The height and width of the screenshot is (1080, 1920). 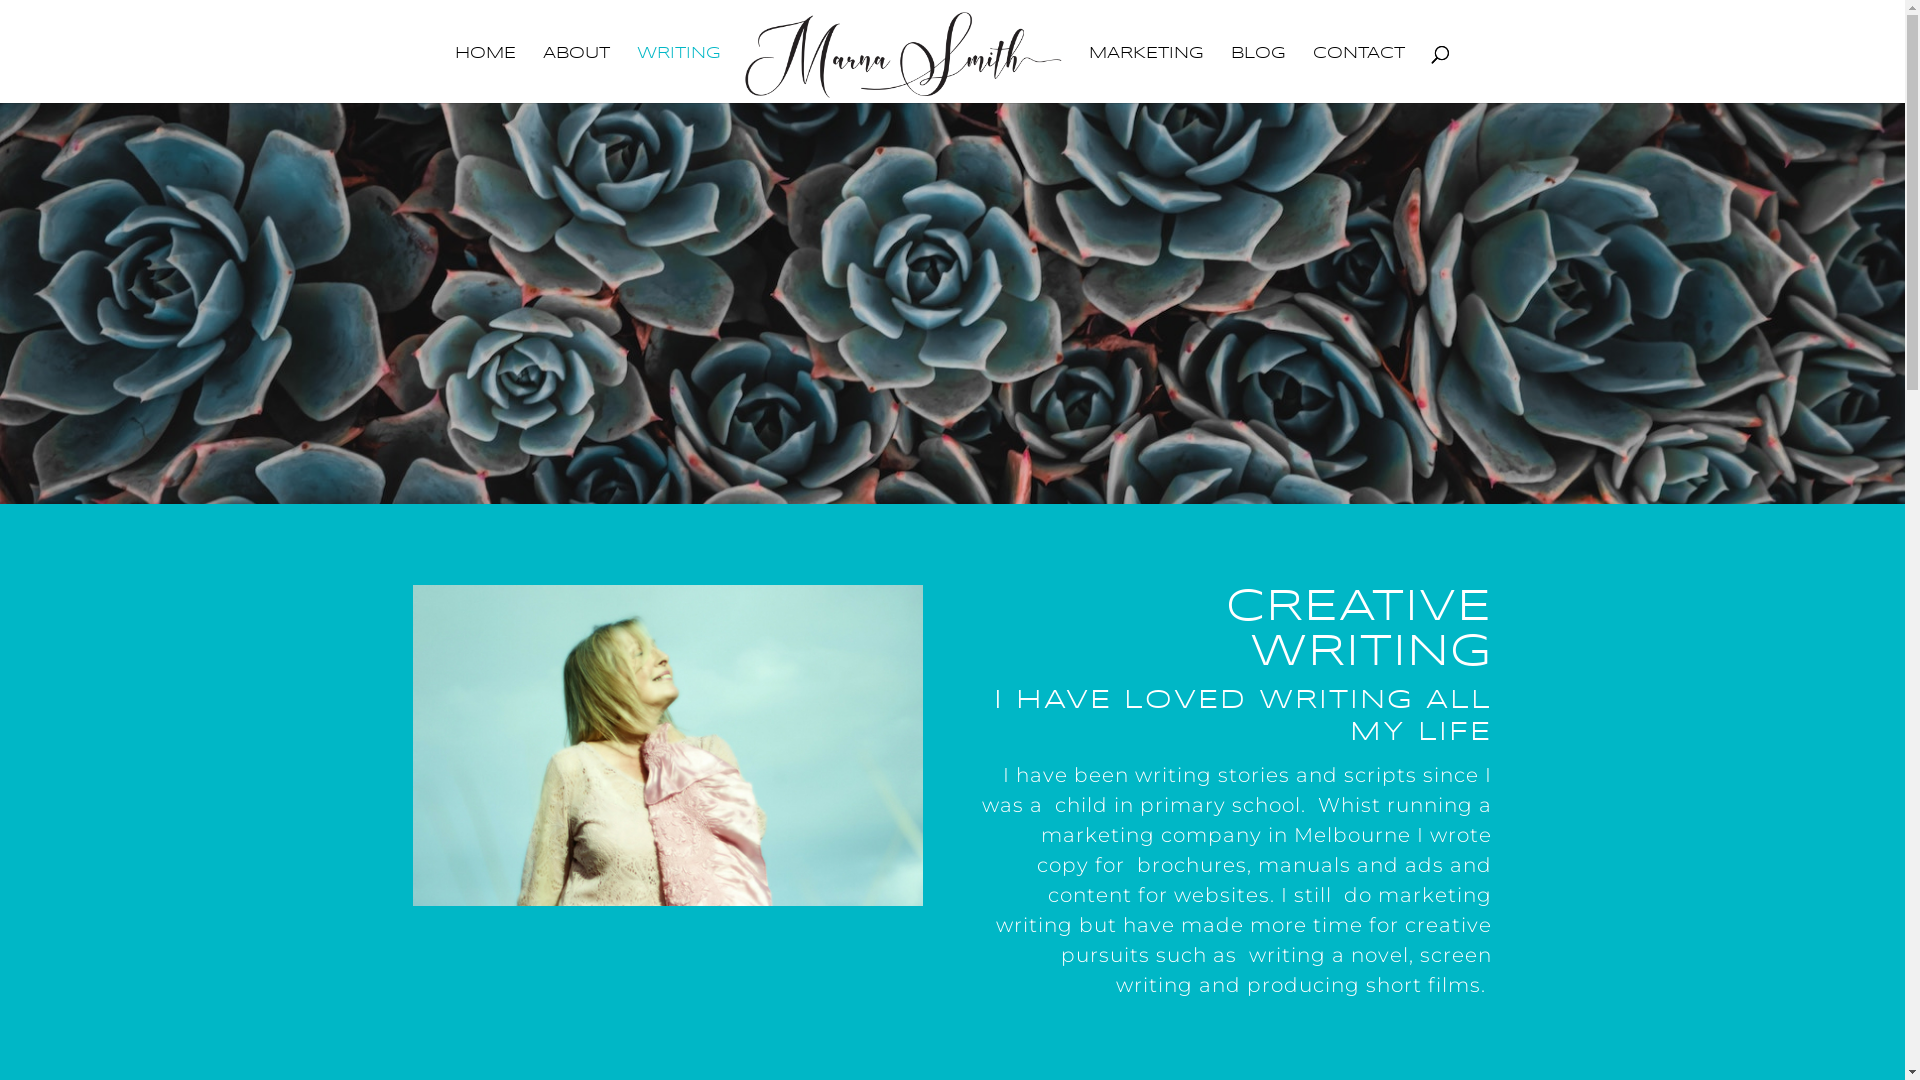 I want to click on 'HOME', so click(x=485, y=73).